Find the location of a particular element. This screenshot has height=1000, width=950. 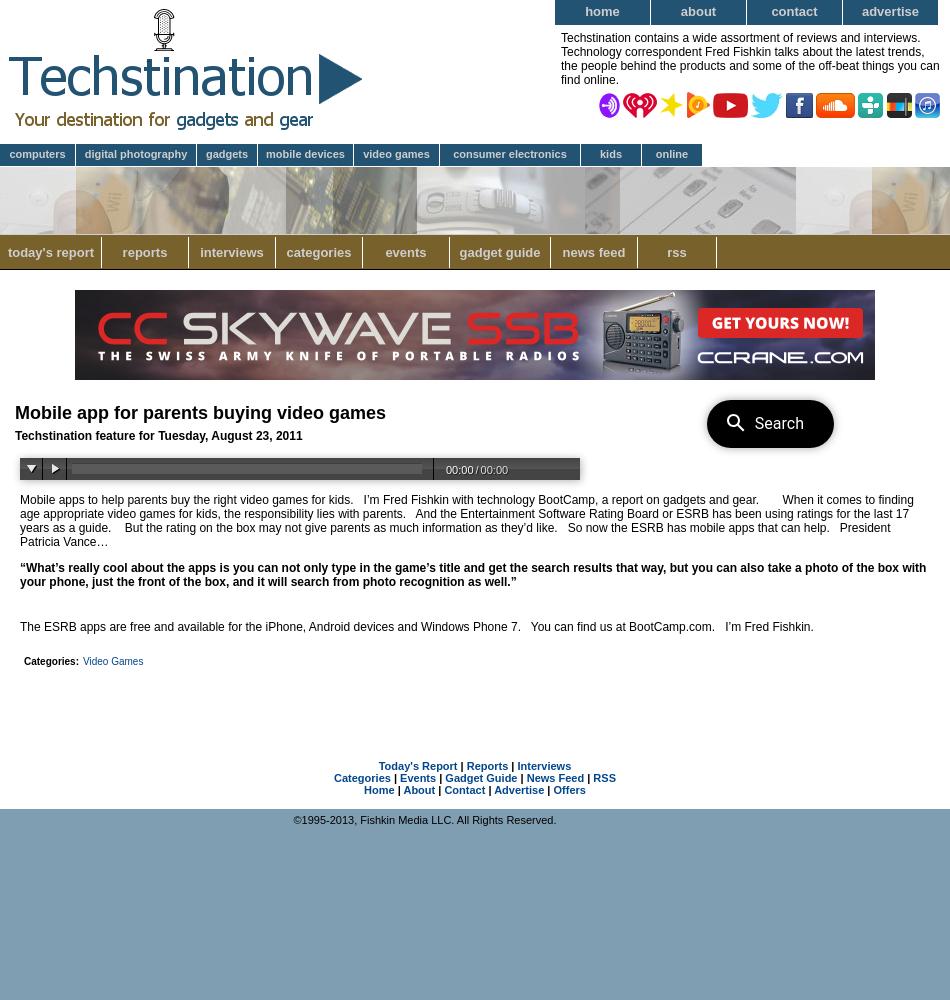

'Categories' is located at coordinates (361, 778).